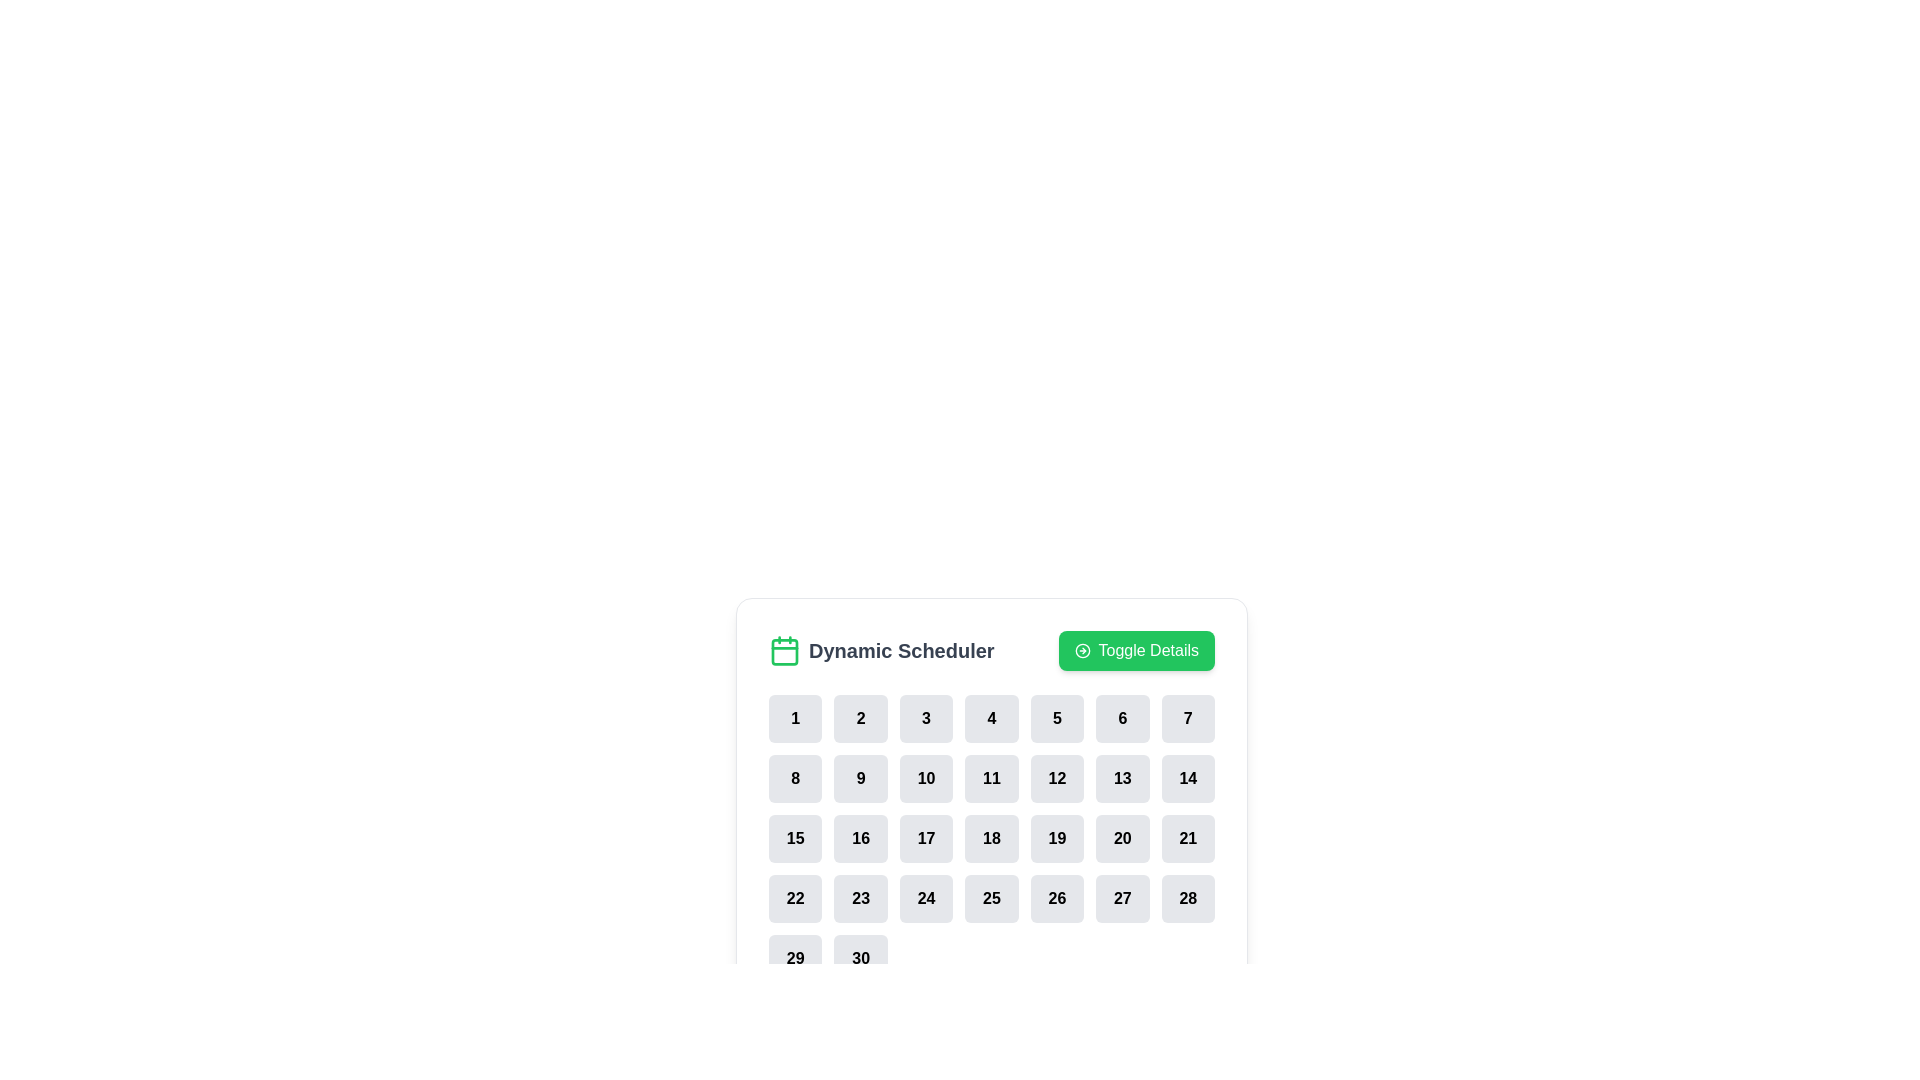  What do you see at coordinates (1056, 839) in the screenshot?
I see `the button representing the 19th day in the calendar interface` at bounding box center [1056, 839].